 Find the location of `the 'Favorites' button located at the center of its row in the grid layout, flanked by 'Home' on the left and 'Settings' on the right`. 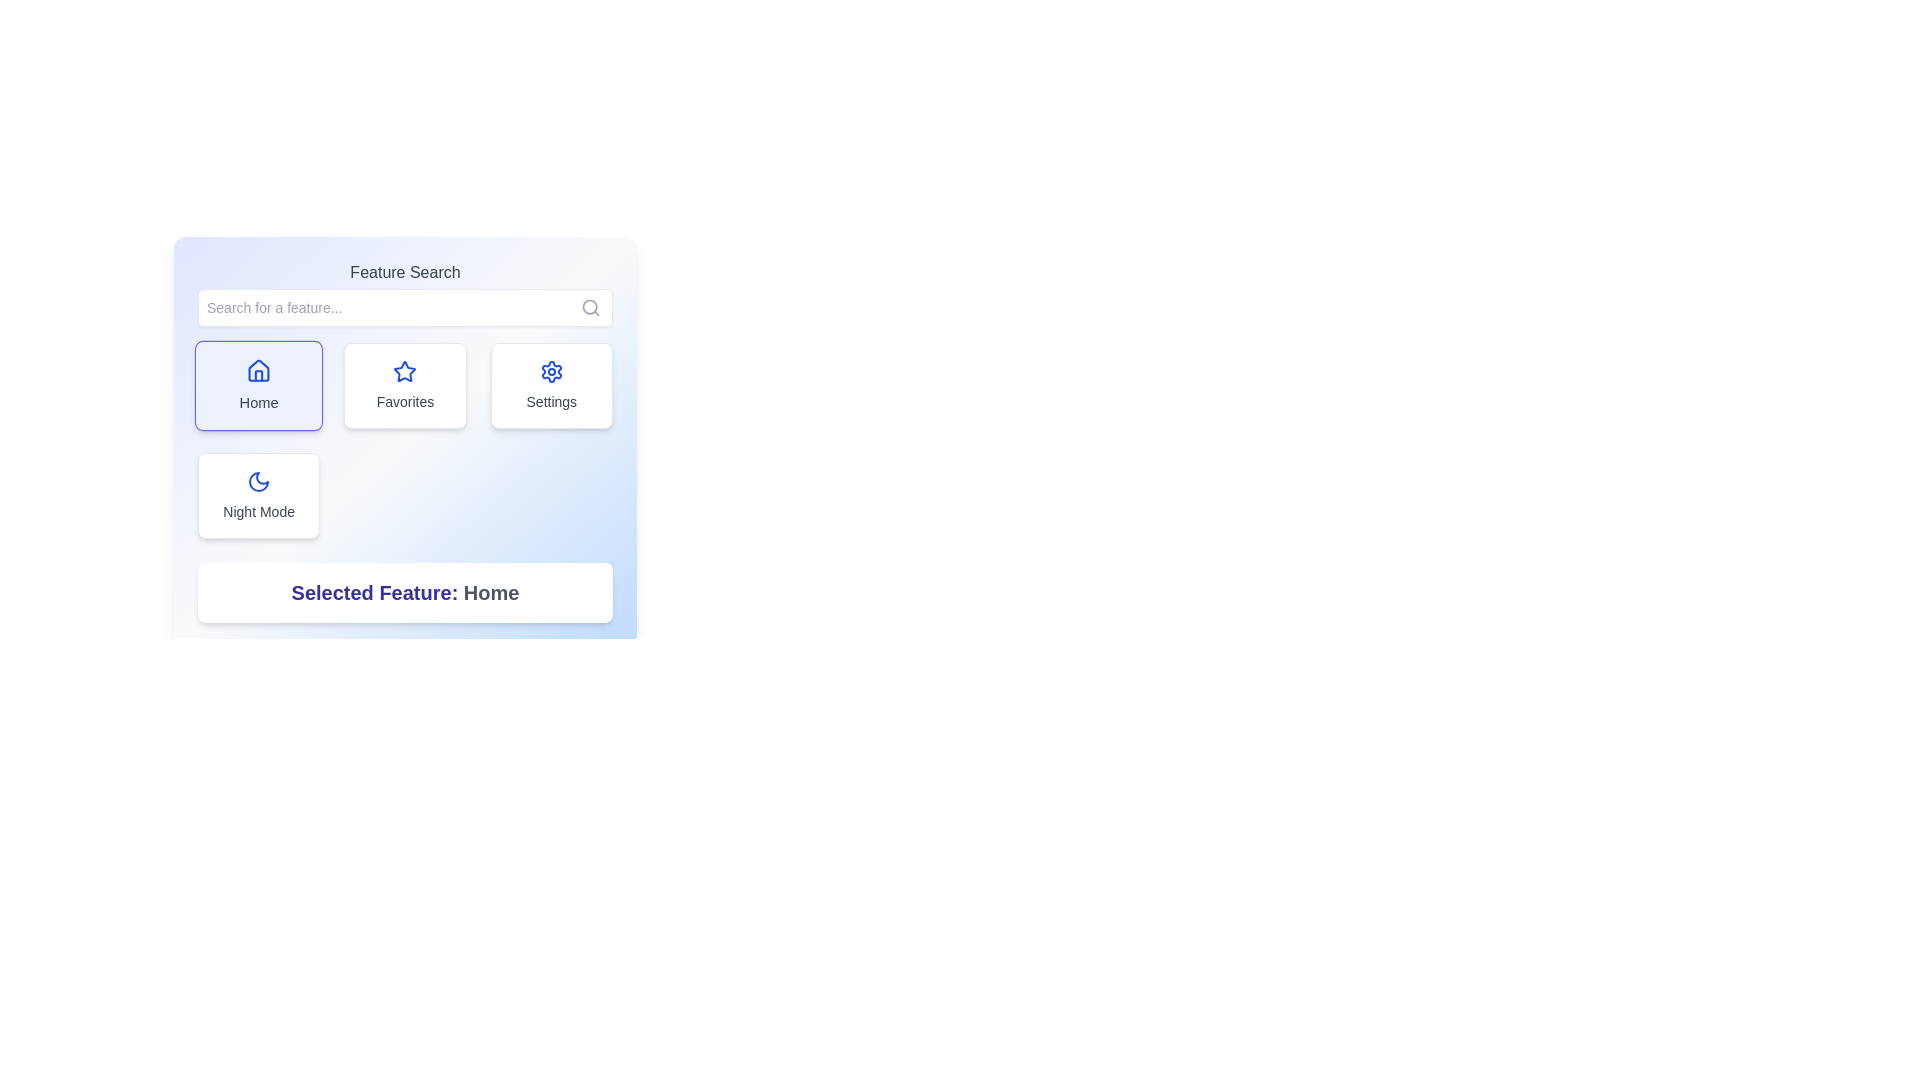

the 'Favorites' button located at the center of its row in the grid layout, flanked by 'Home' on the left and 'Settings' on the right is located at coordinates (404, 424).